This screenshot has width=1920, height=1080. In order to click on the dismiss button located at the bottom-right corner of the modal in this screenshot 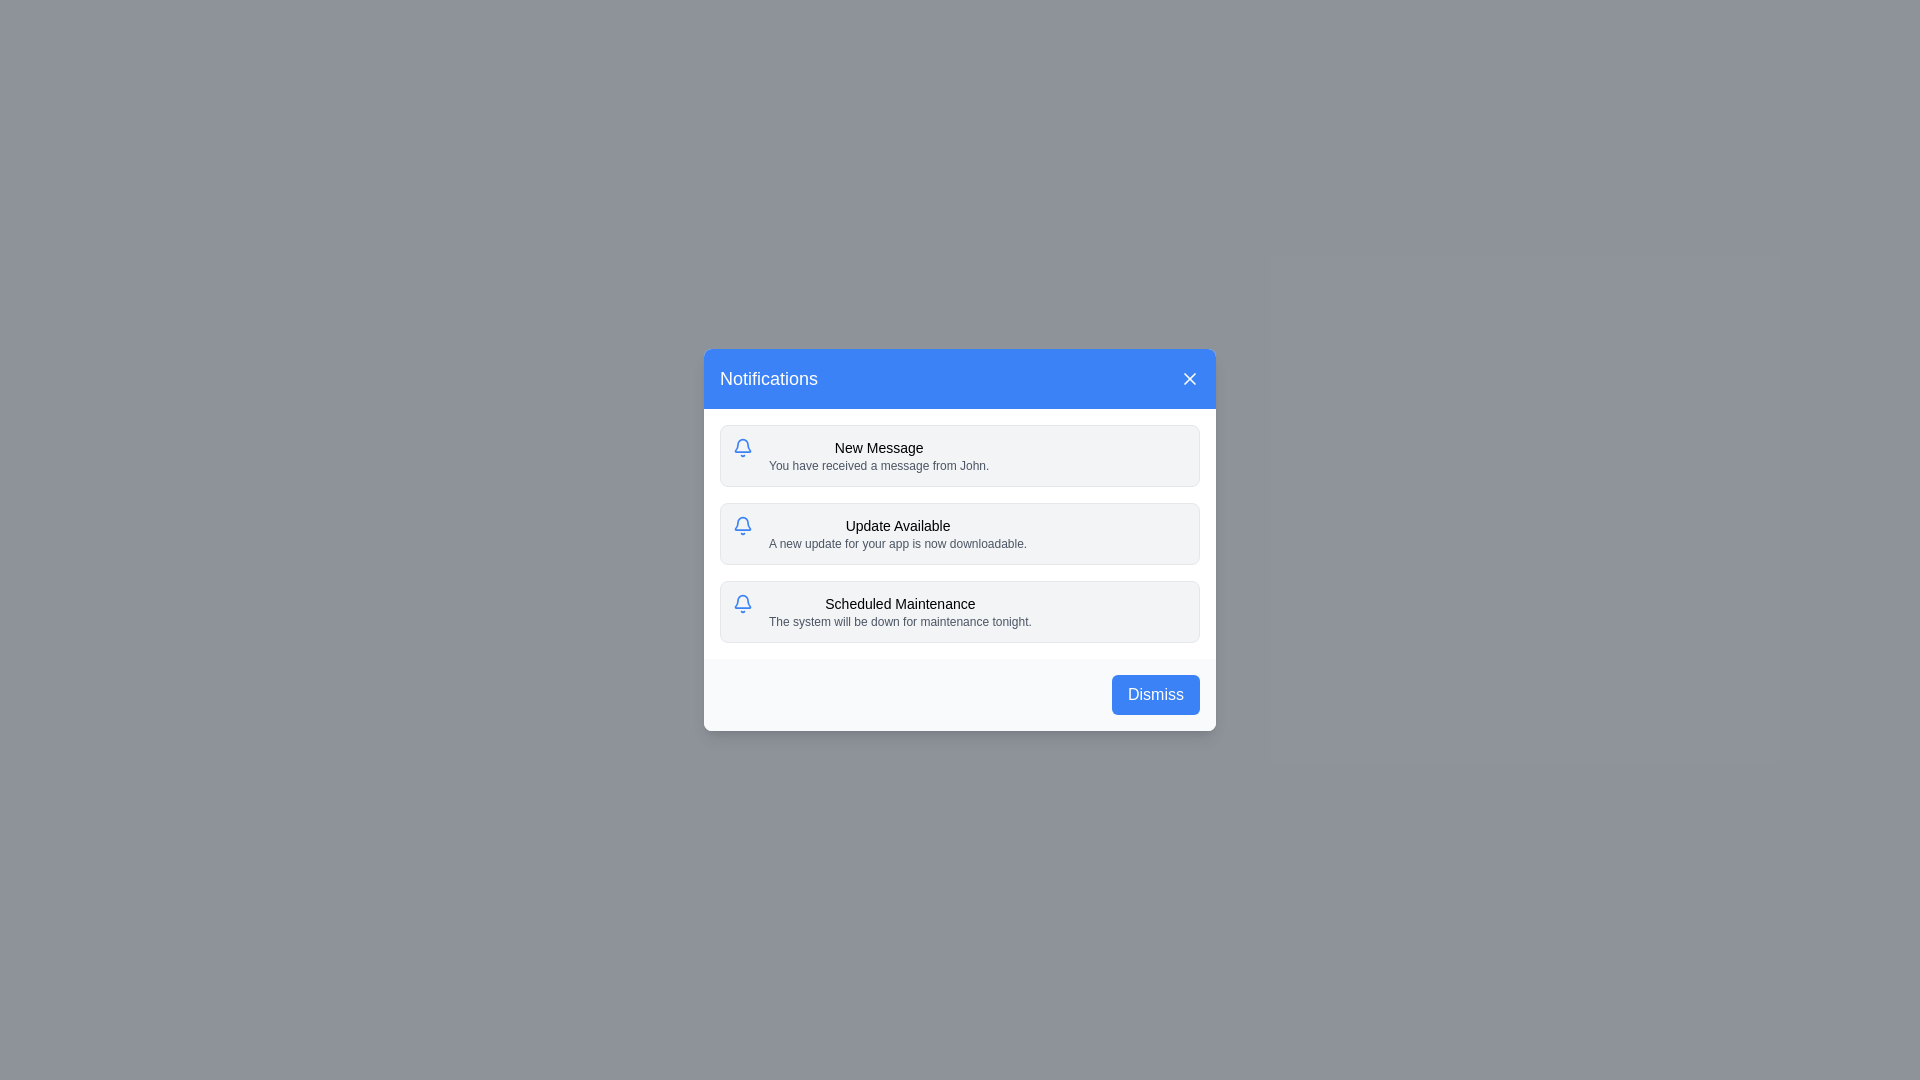, I will do `click(1156, 693)`.